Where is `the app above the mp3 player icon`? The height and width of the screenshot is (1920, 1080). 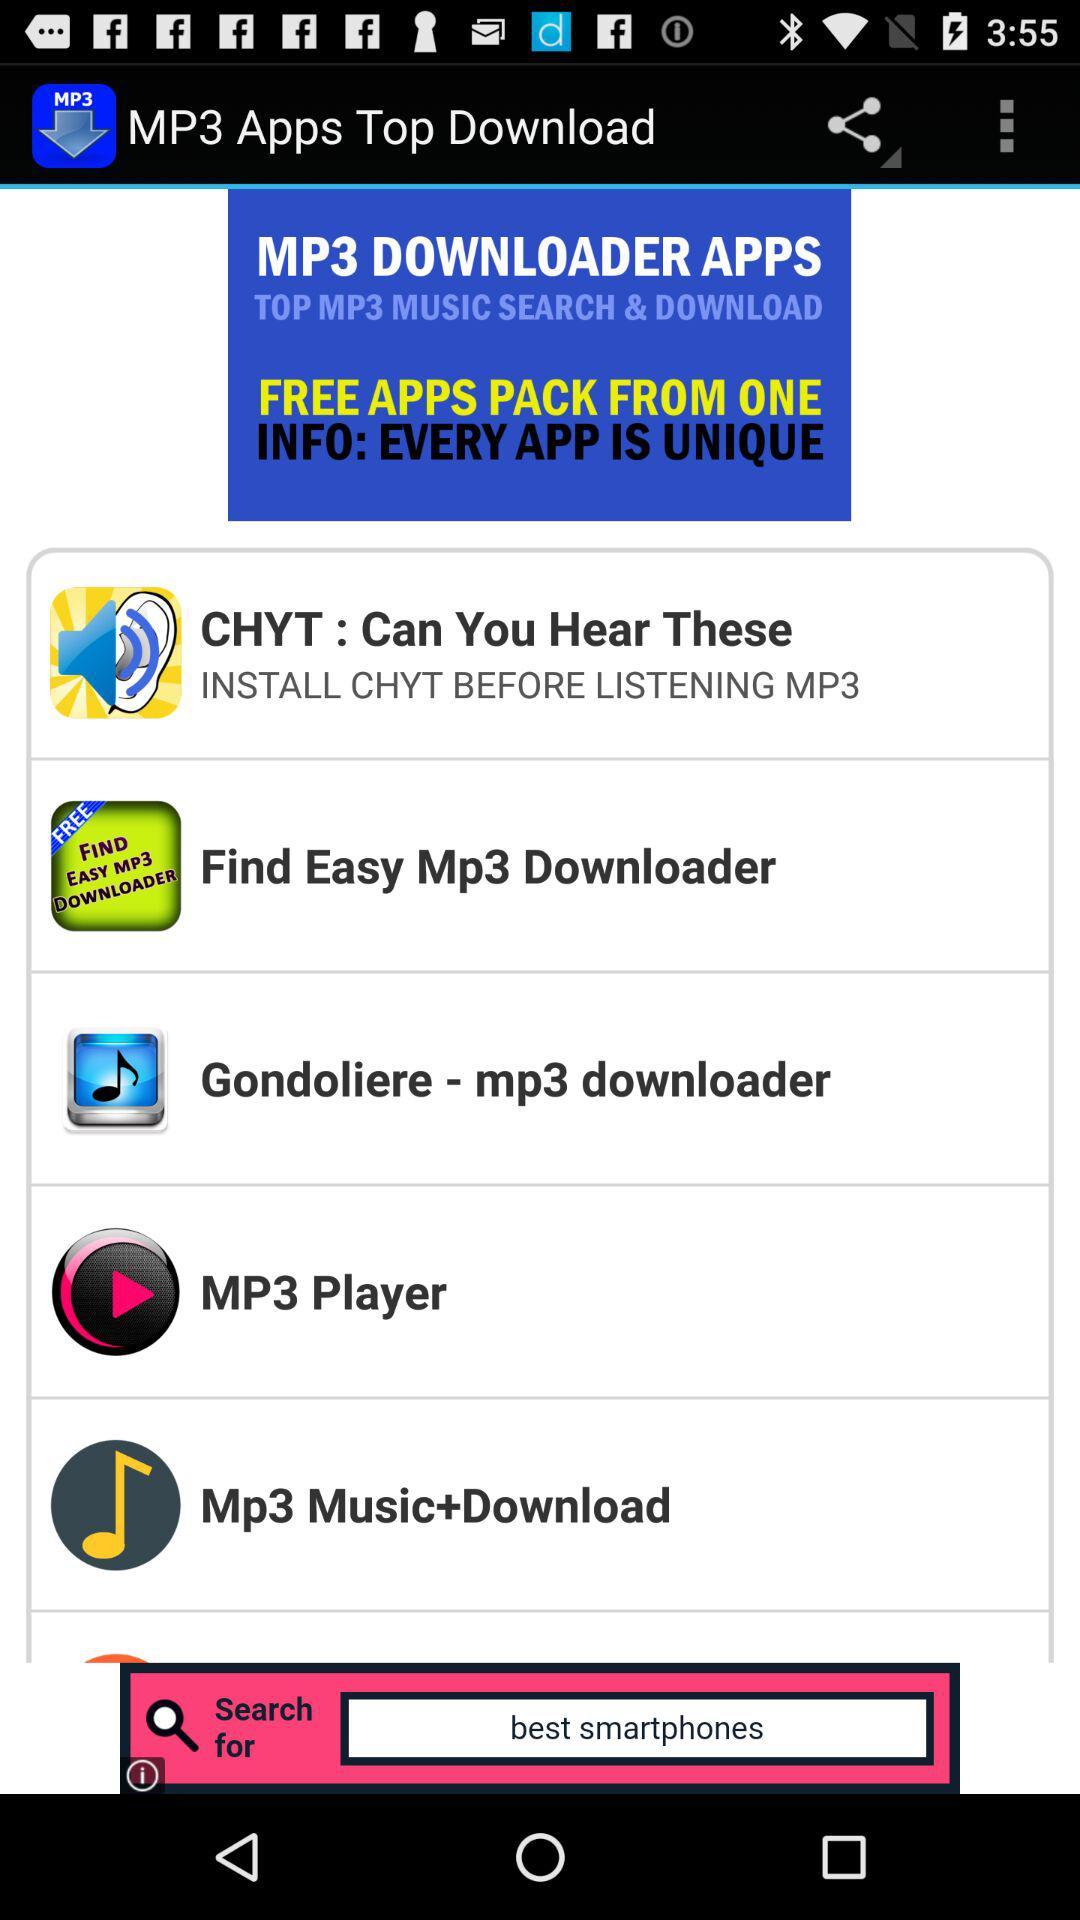 the app above the mp3 player icon is located at coordinates (613, 1077).